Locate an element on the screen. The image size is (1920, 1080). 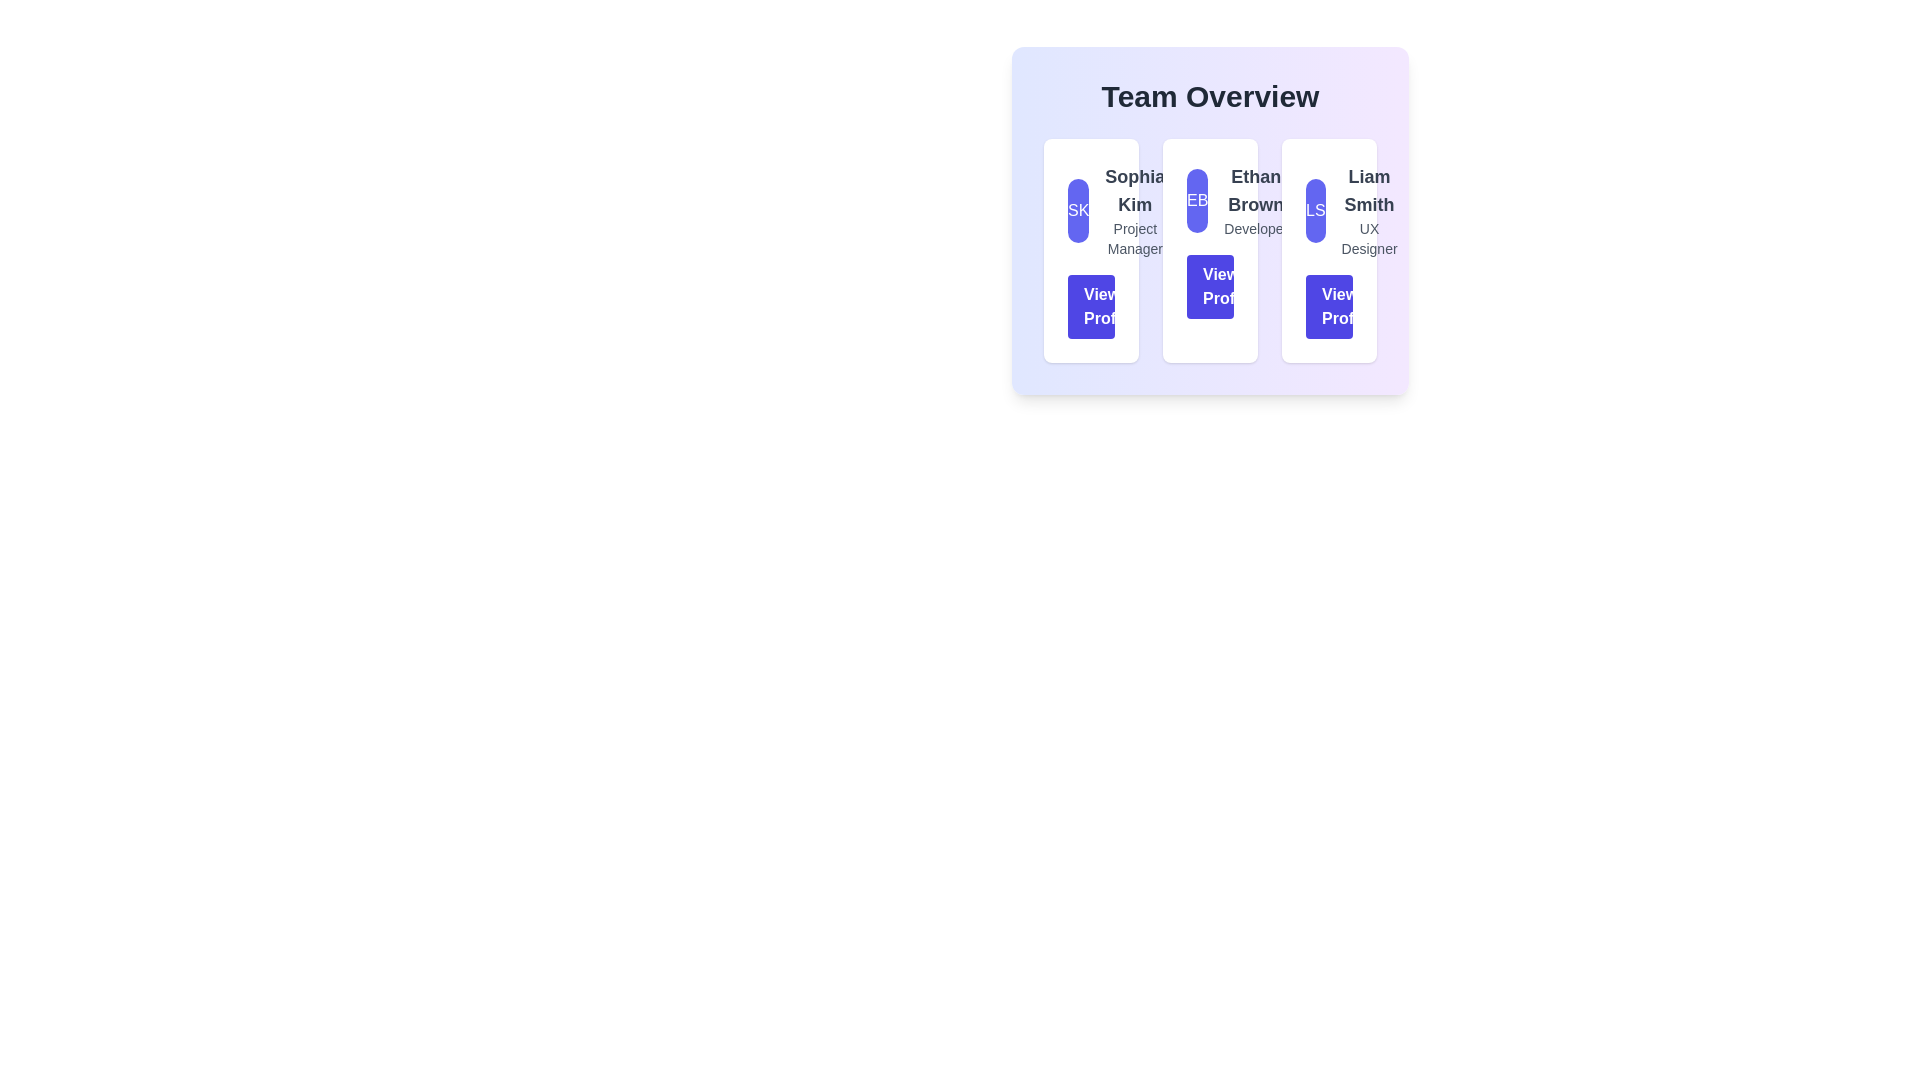
the text label displaying 'Developer', which is styled in gray and positioned below 'Ethan Brown' in the Team Overview card layout is located at coordinates (1255, 227).